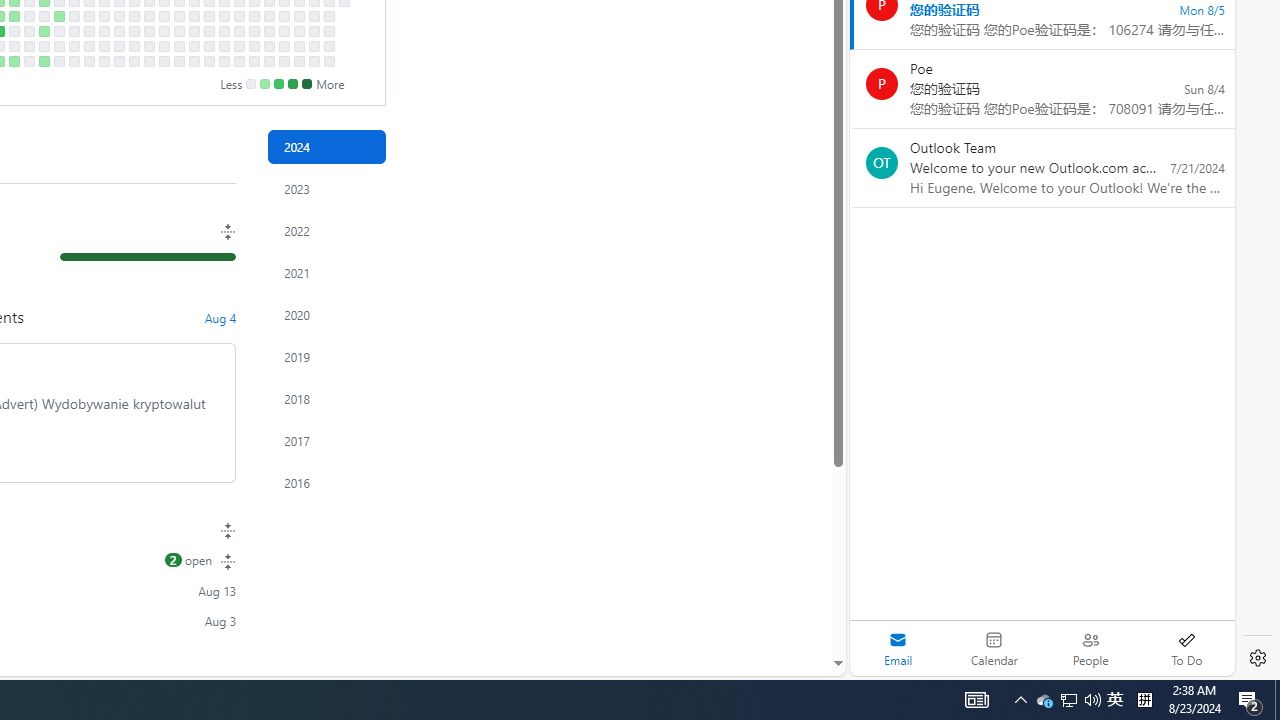 The width and height of the screenshot is (1280, 720). Describe the element at coordinates (58, 31) in the screenshot. I see `'No contributions on August 22nd.'` at that location.